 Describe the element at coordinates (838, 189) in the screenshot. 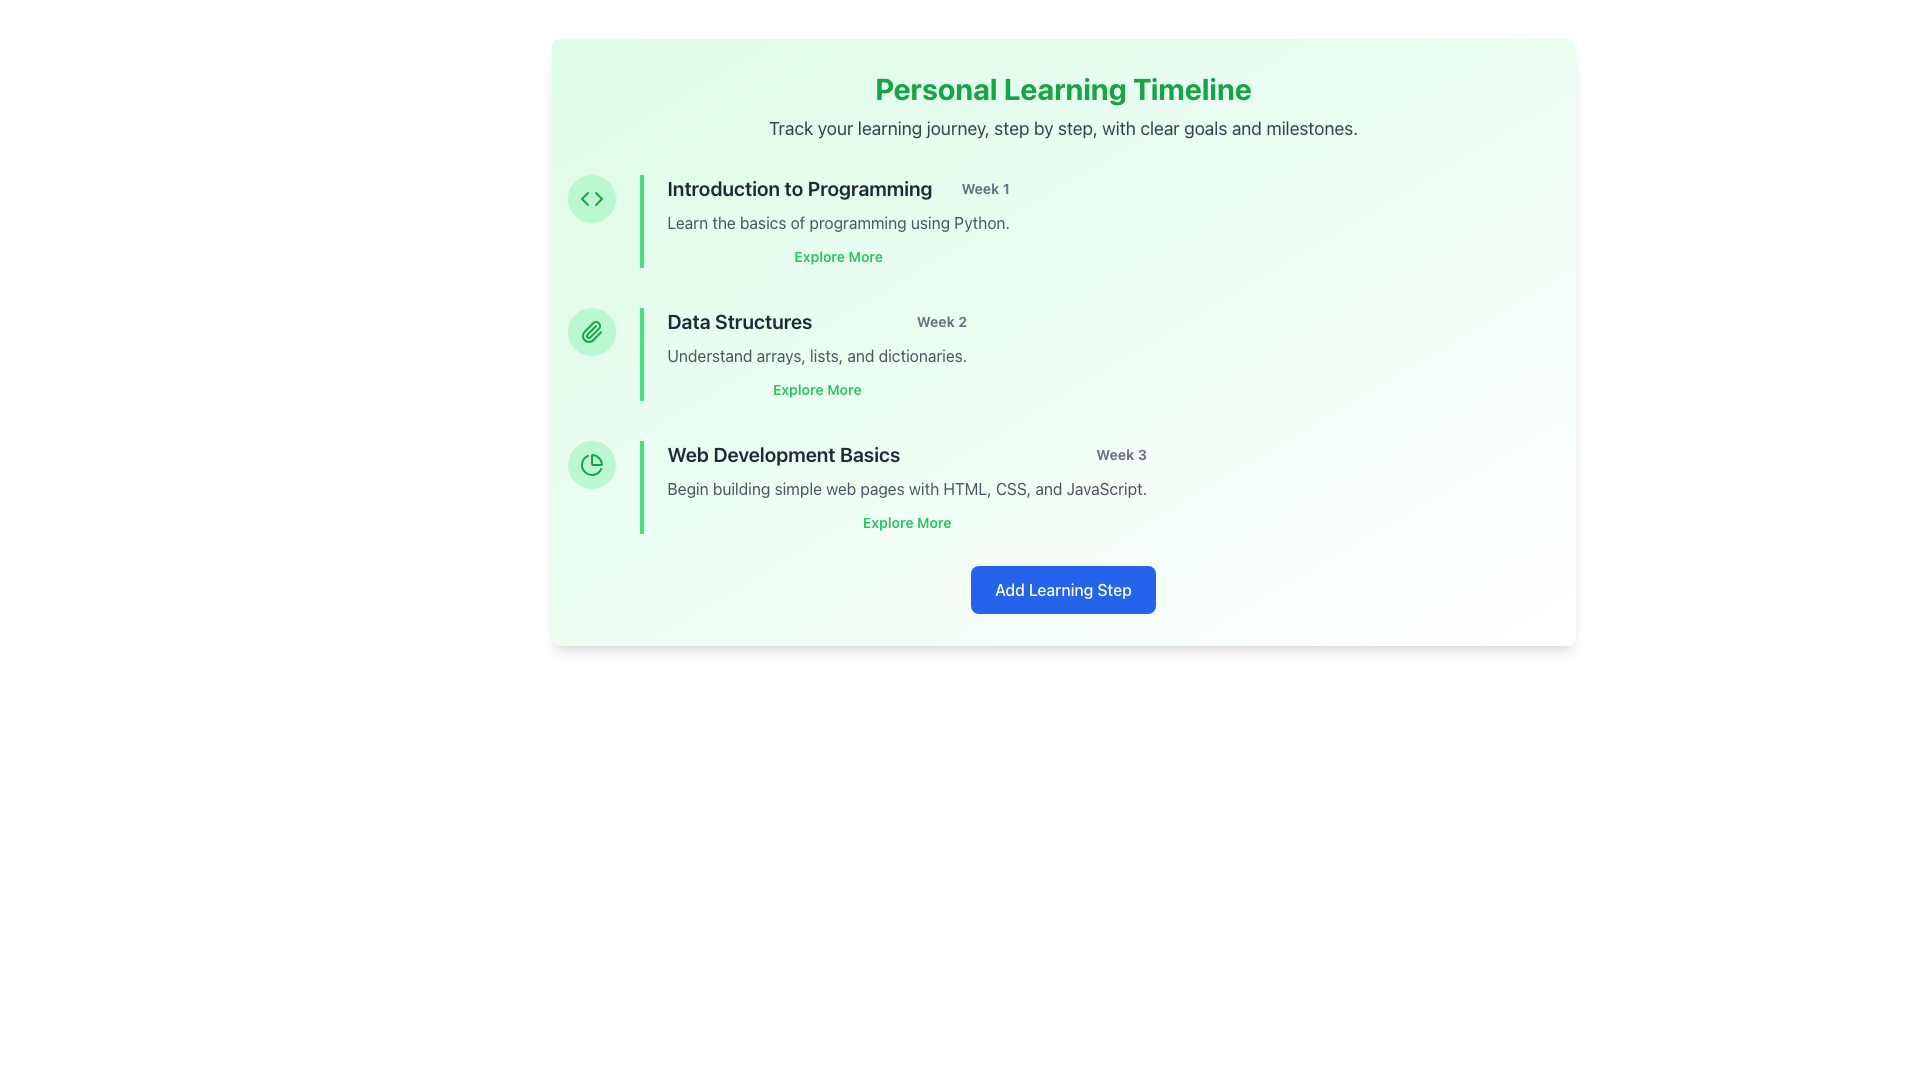

I see `the text label that reads 'Introduction to Programming' with 'Week 1' to the right, located at the top of the content block under 'Personal Learning Timeline'` at that location.